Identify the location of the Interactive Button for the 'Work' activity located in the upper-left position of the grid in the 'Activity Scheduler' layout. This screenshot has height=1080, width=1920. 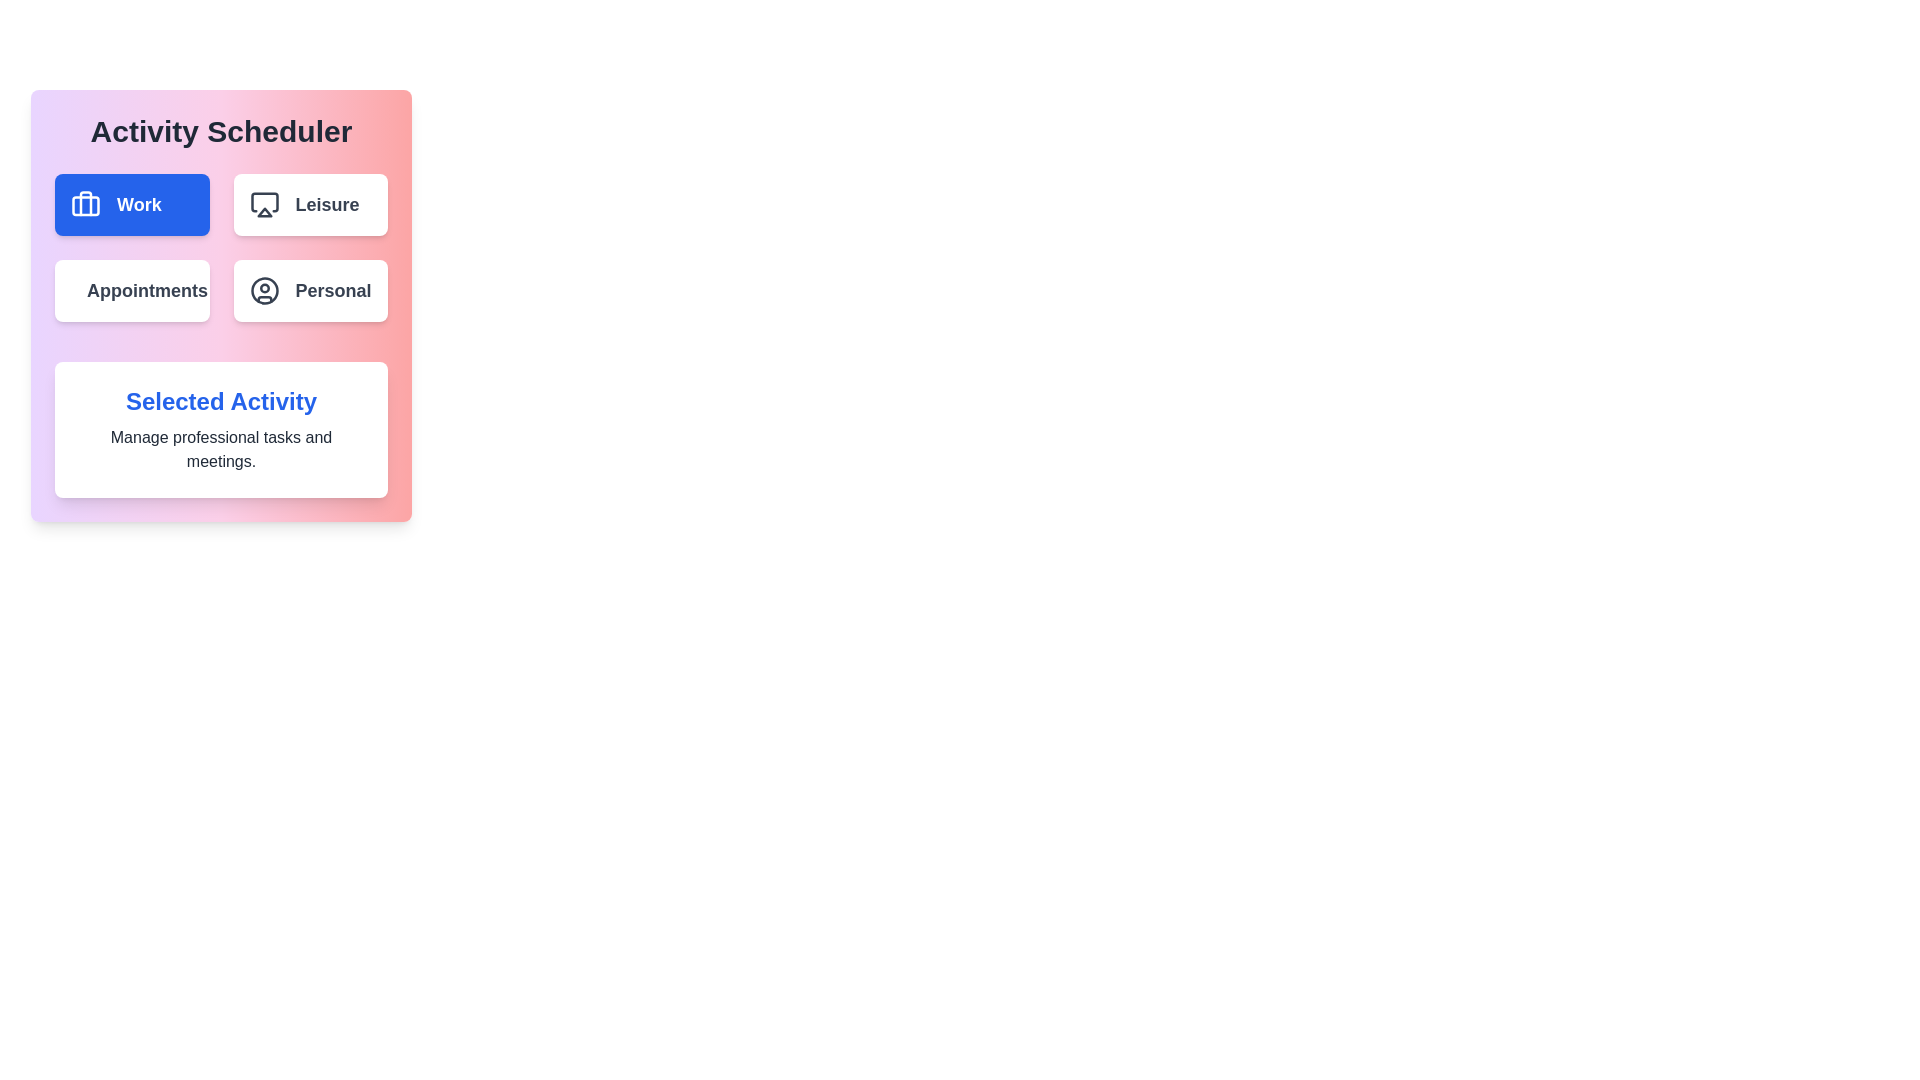
(131, 204).